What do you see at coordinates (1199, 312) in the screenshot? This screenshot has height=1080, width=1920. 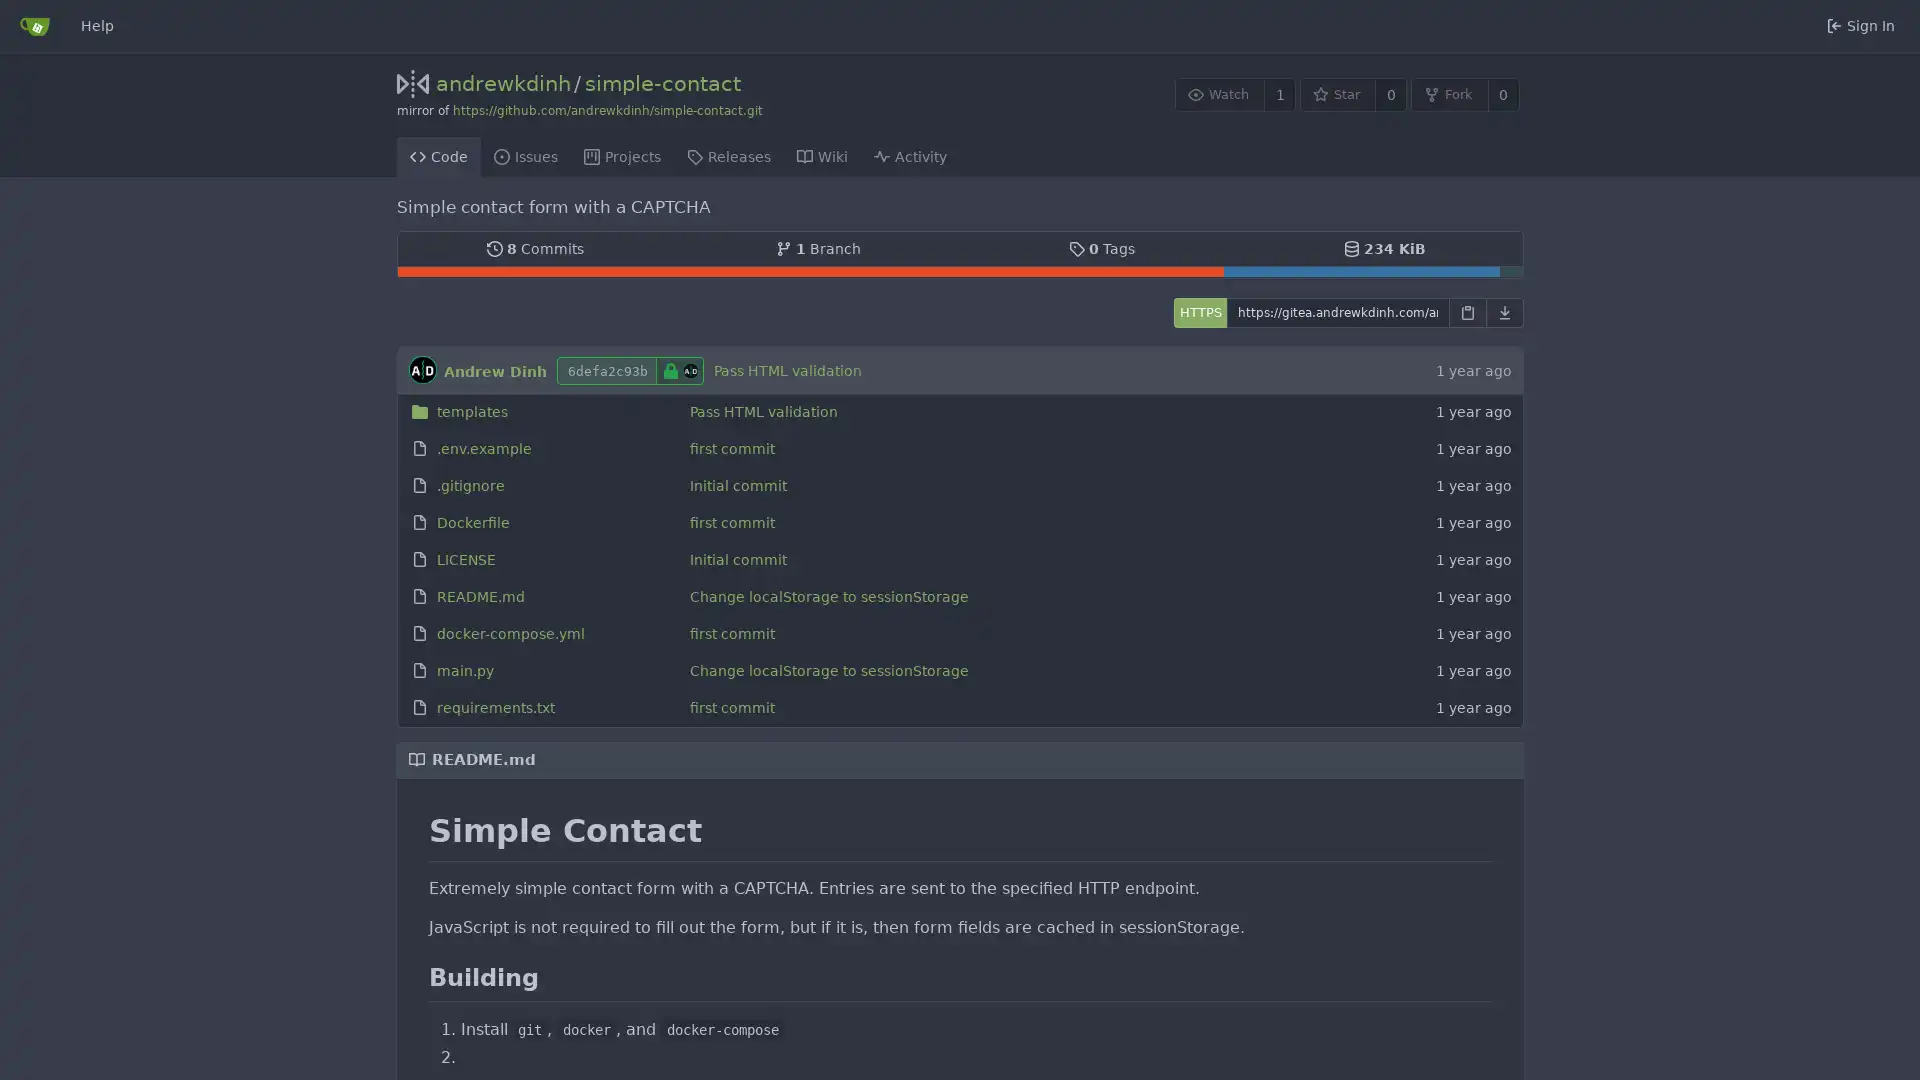 I see `HTTPS` at bounding box center [1199, 312].